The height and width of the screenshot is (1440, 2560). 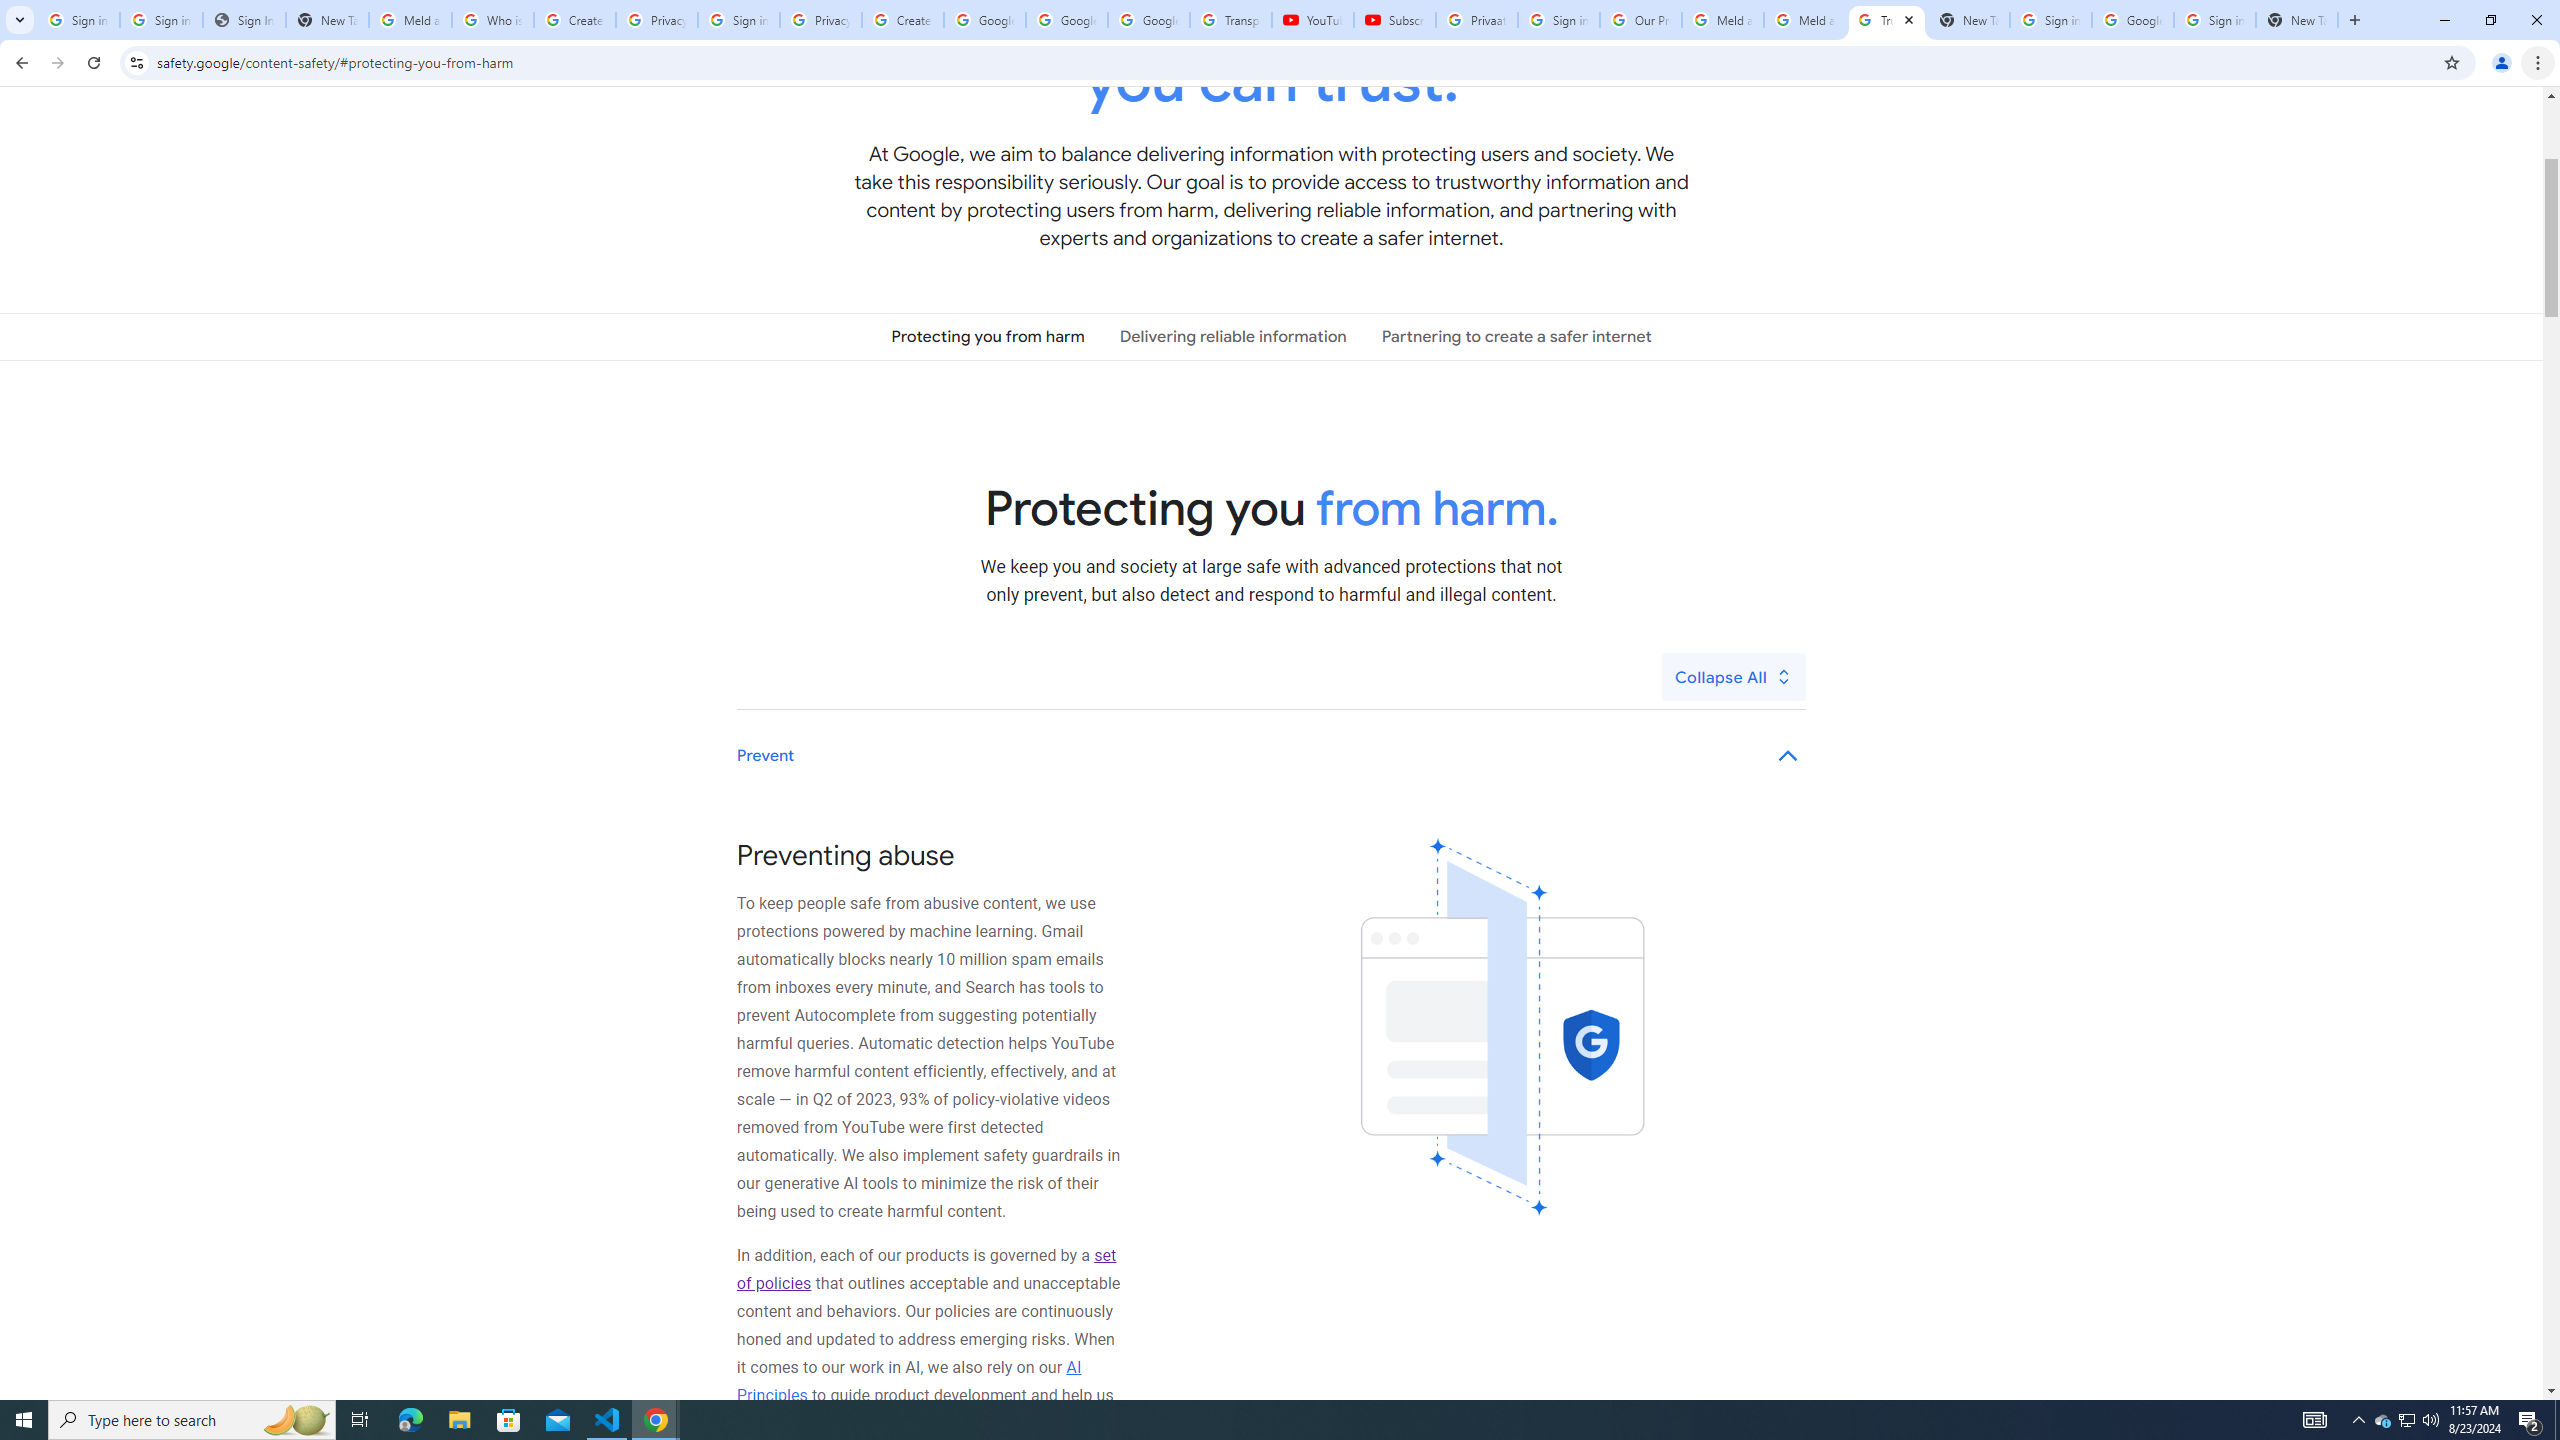 What do you see at coordinates (901, 19) in the screenshot?
I see `'Create your Google Account'` at bounding box center [901, 19].